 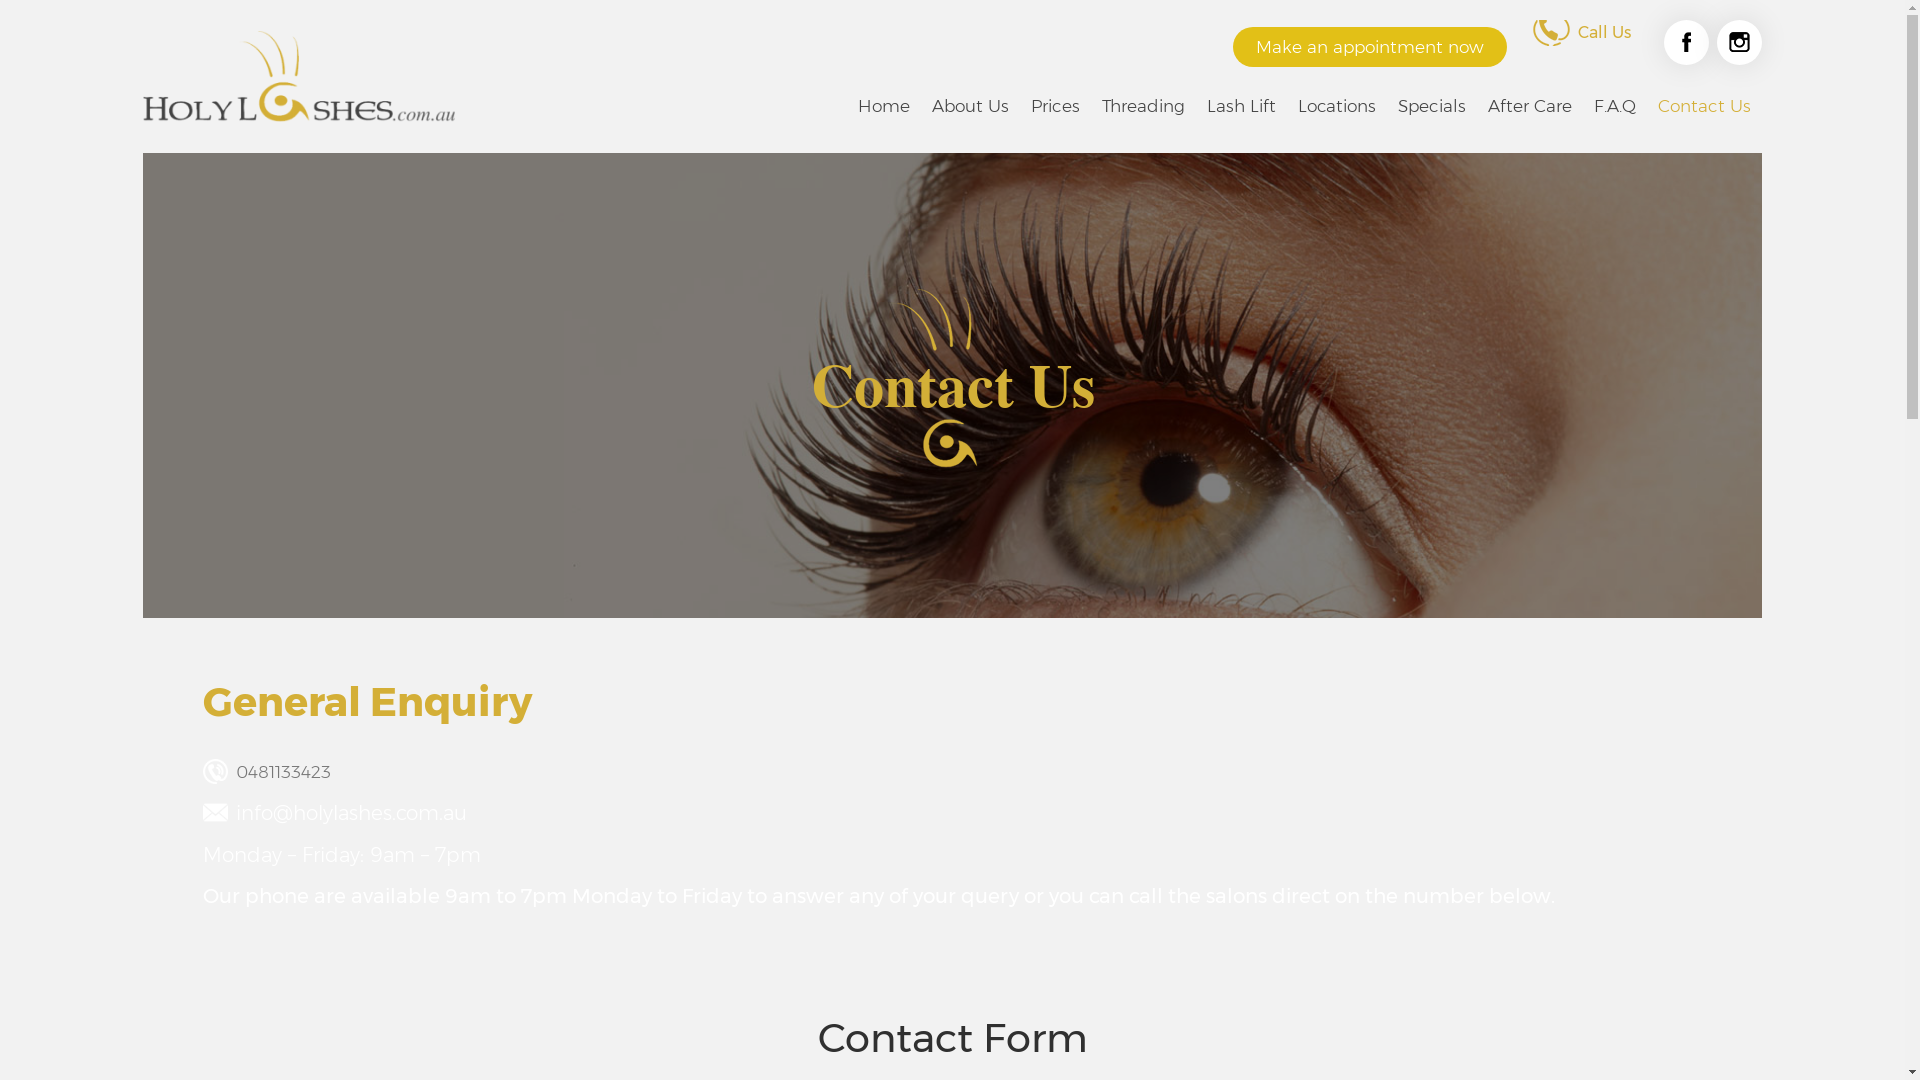 I want to click on 'After Care', so click(x=1529, y=105).